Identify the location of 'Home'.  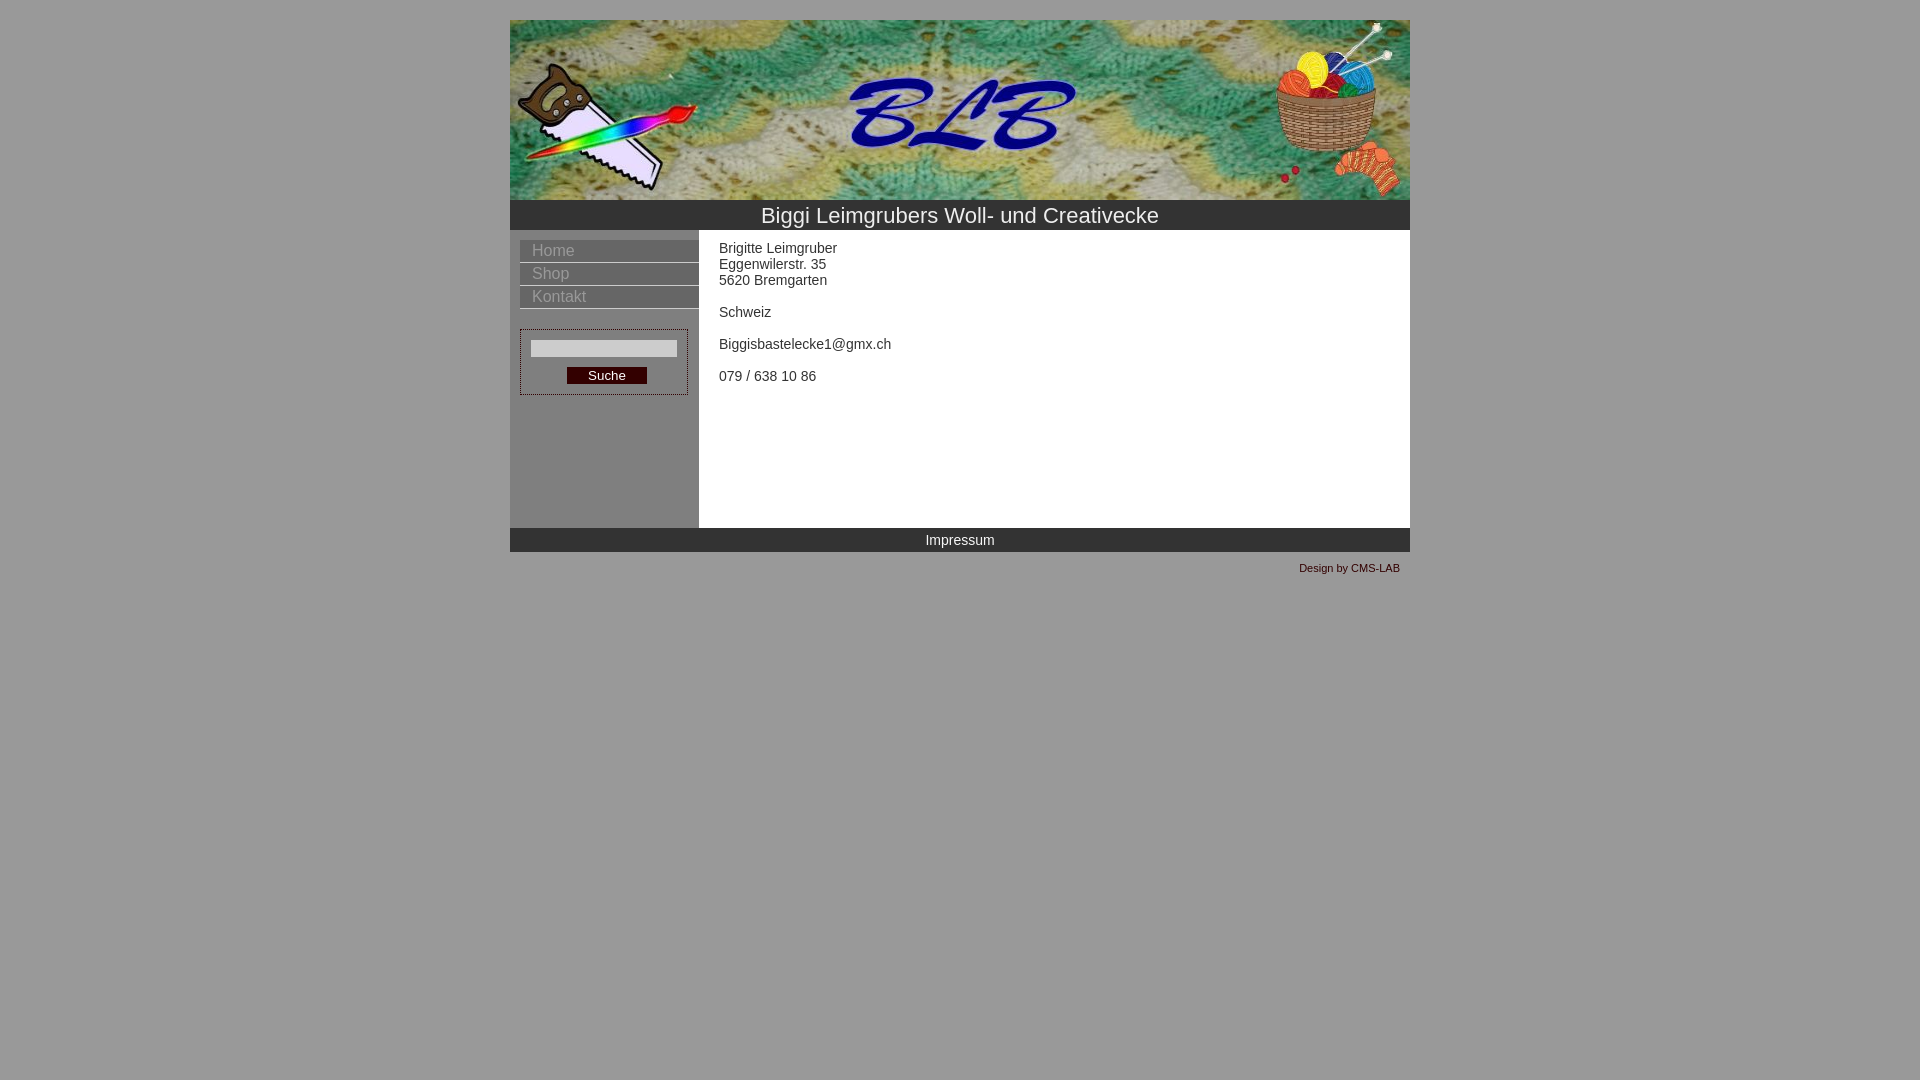
(608, 250).